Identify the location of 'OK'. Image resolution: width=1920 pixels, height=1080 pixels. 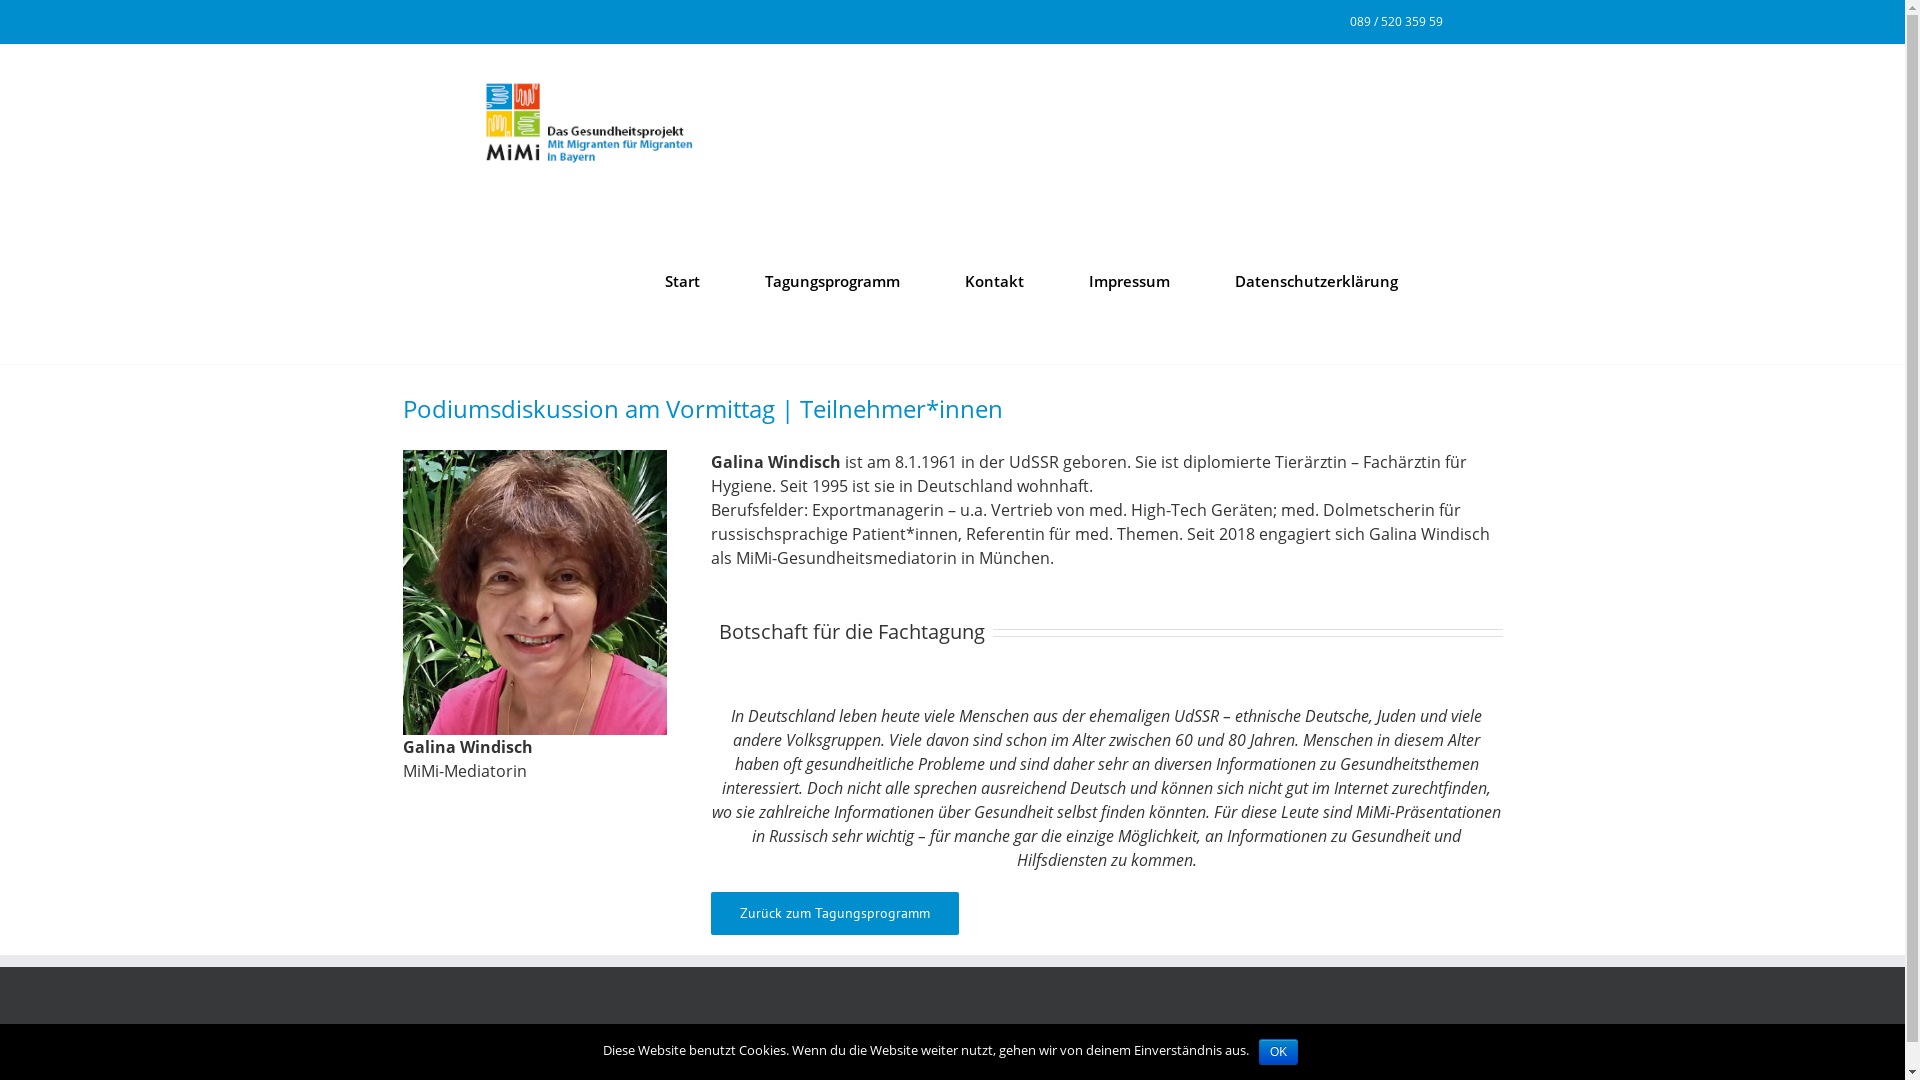
(1277, 1051).